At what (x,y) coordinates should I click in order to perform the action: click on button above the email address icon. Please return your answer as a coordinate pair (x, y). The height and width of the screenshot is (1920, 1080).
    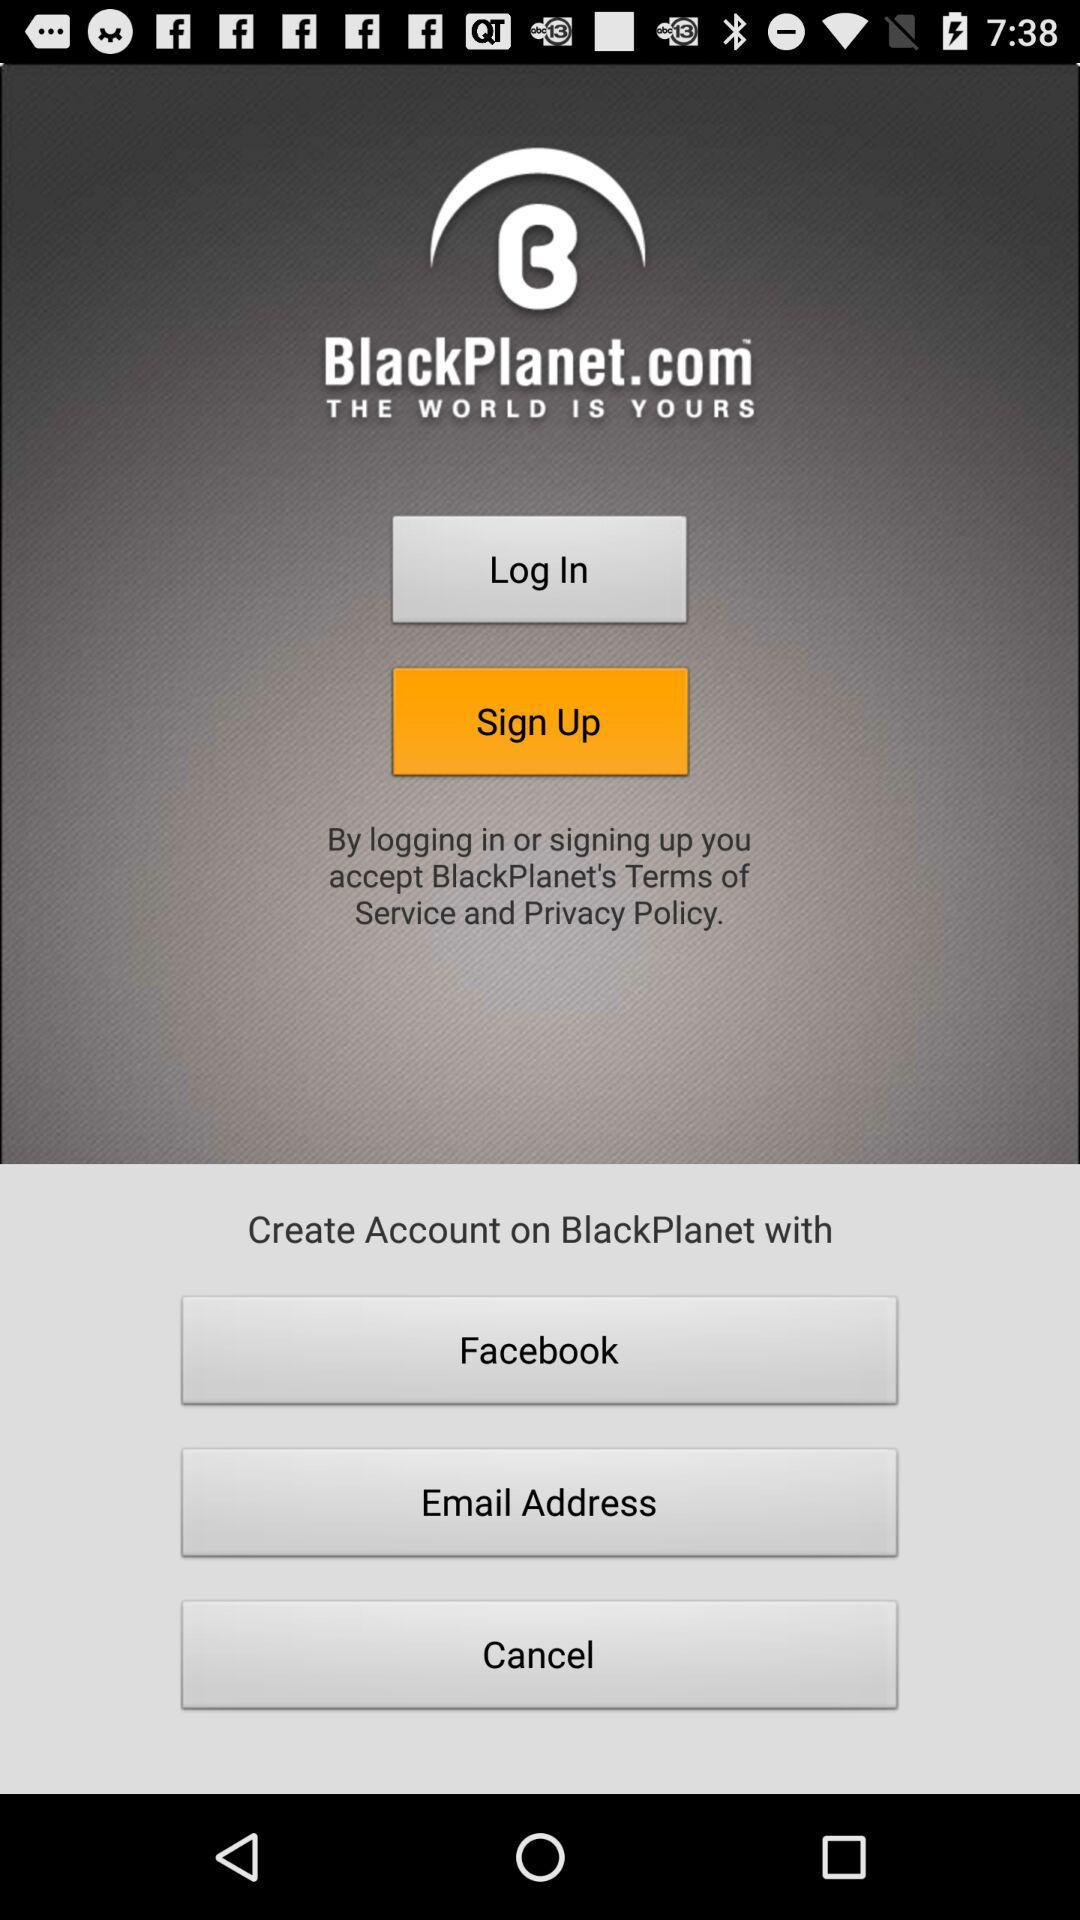
    Looking at the image, I should click on (540, 1355).